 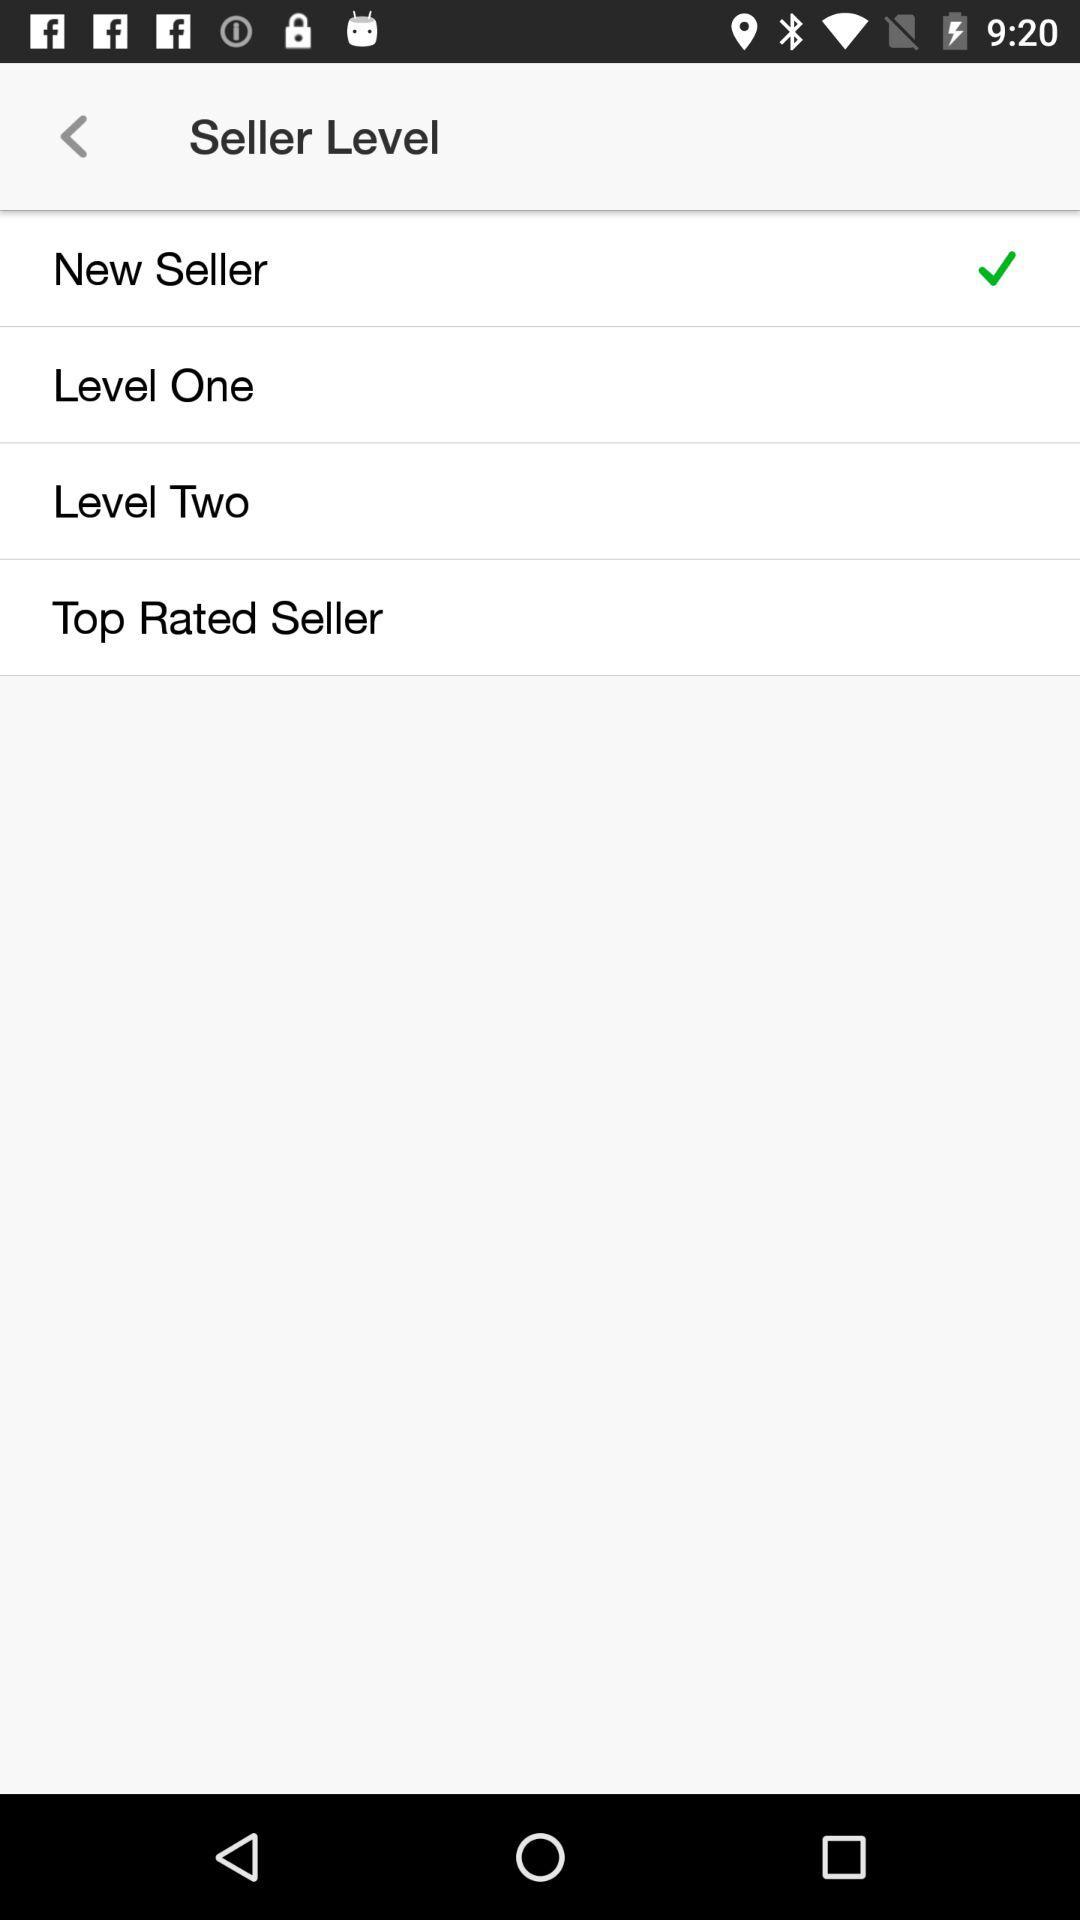 I want to click on the icon to the right of the new seller icon, so click(x=997, y=267).